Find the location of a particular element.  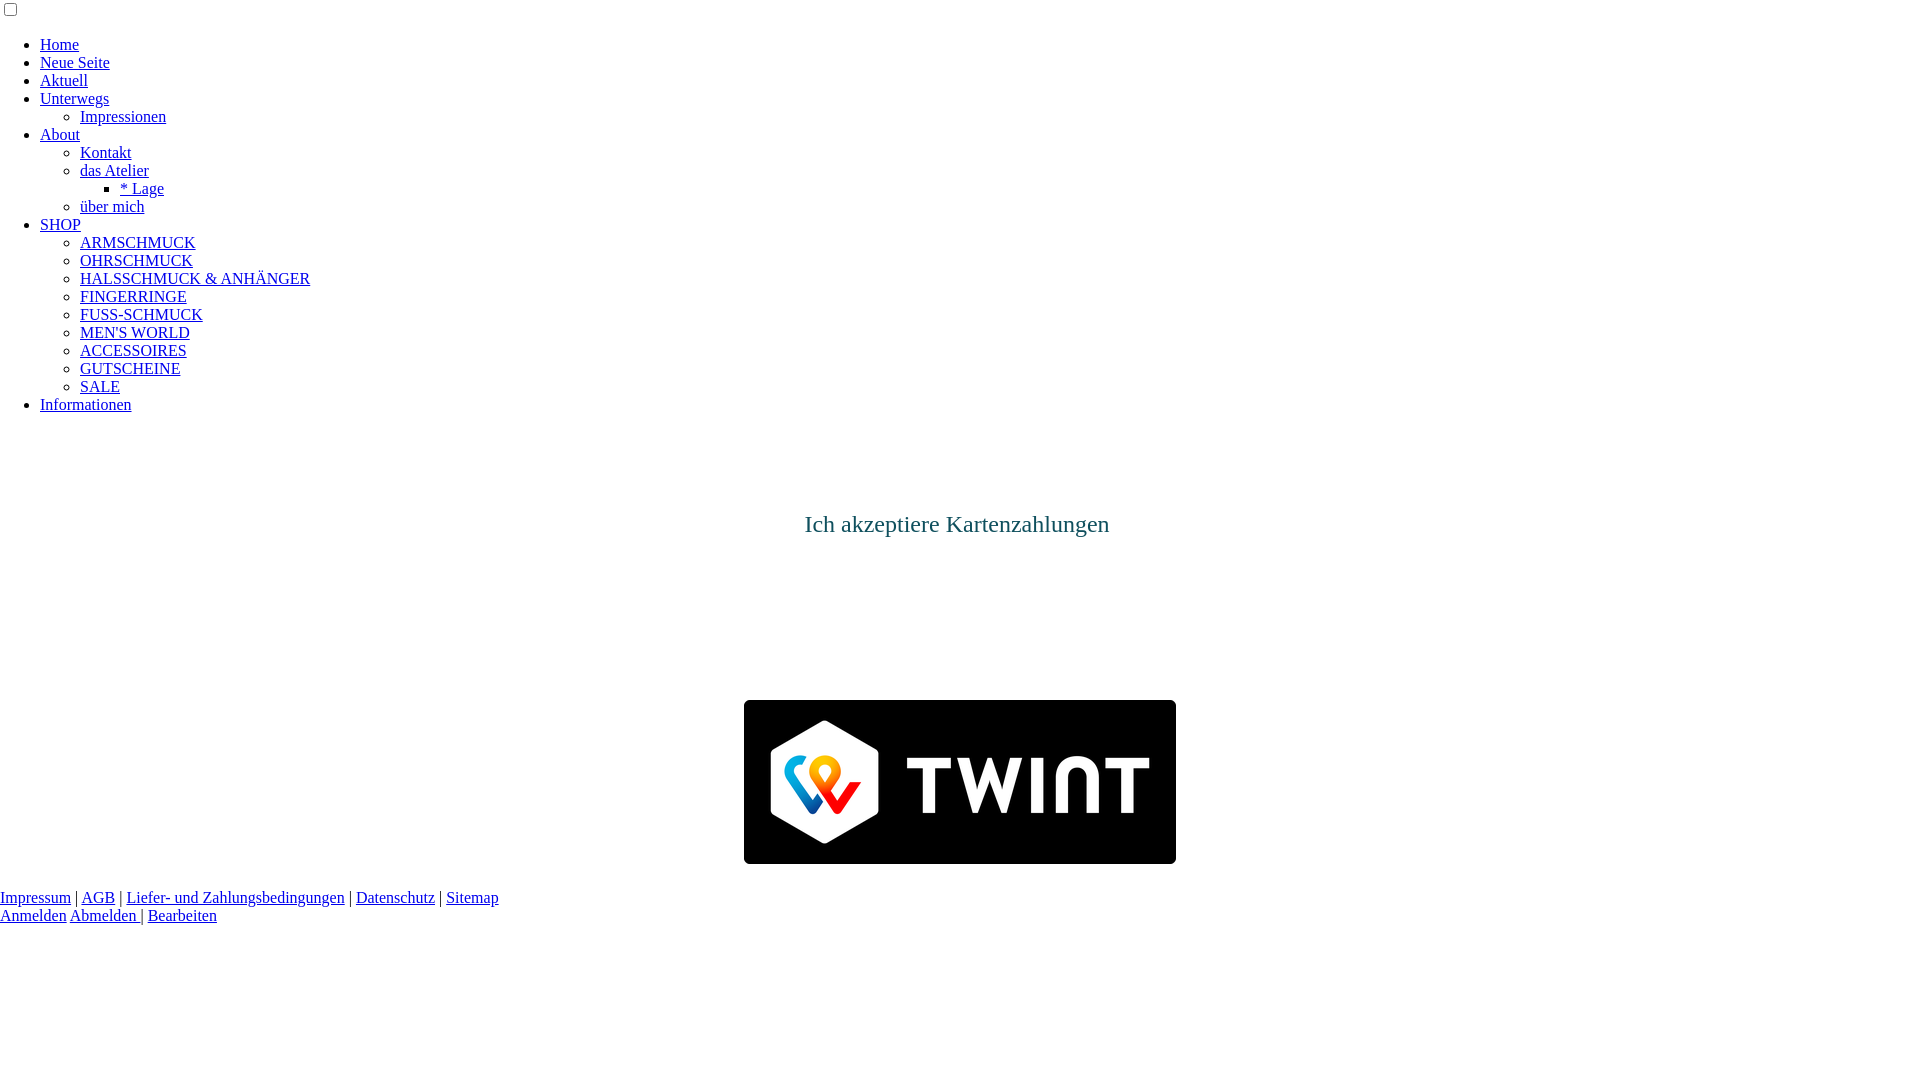

'FINGERRINGE' is located at coordinates (132, 296).